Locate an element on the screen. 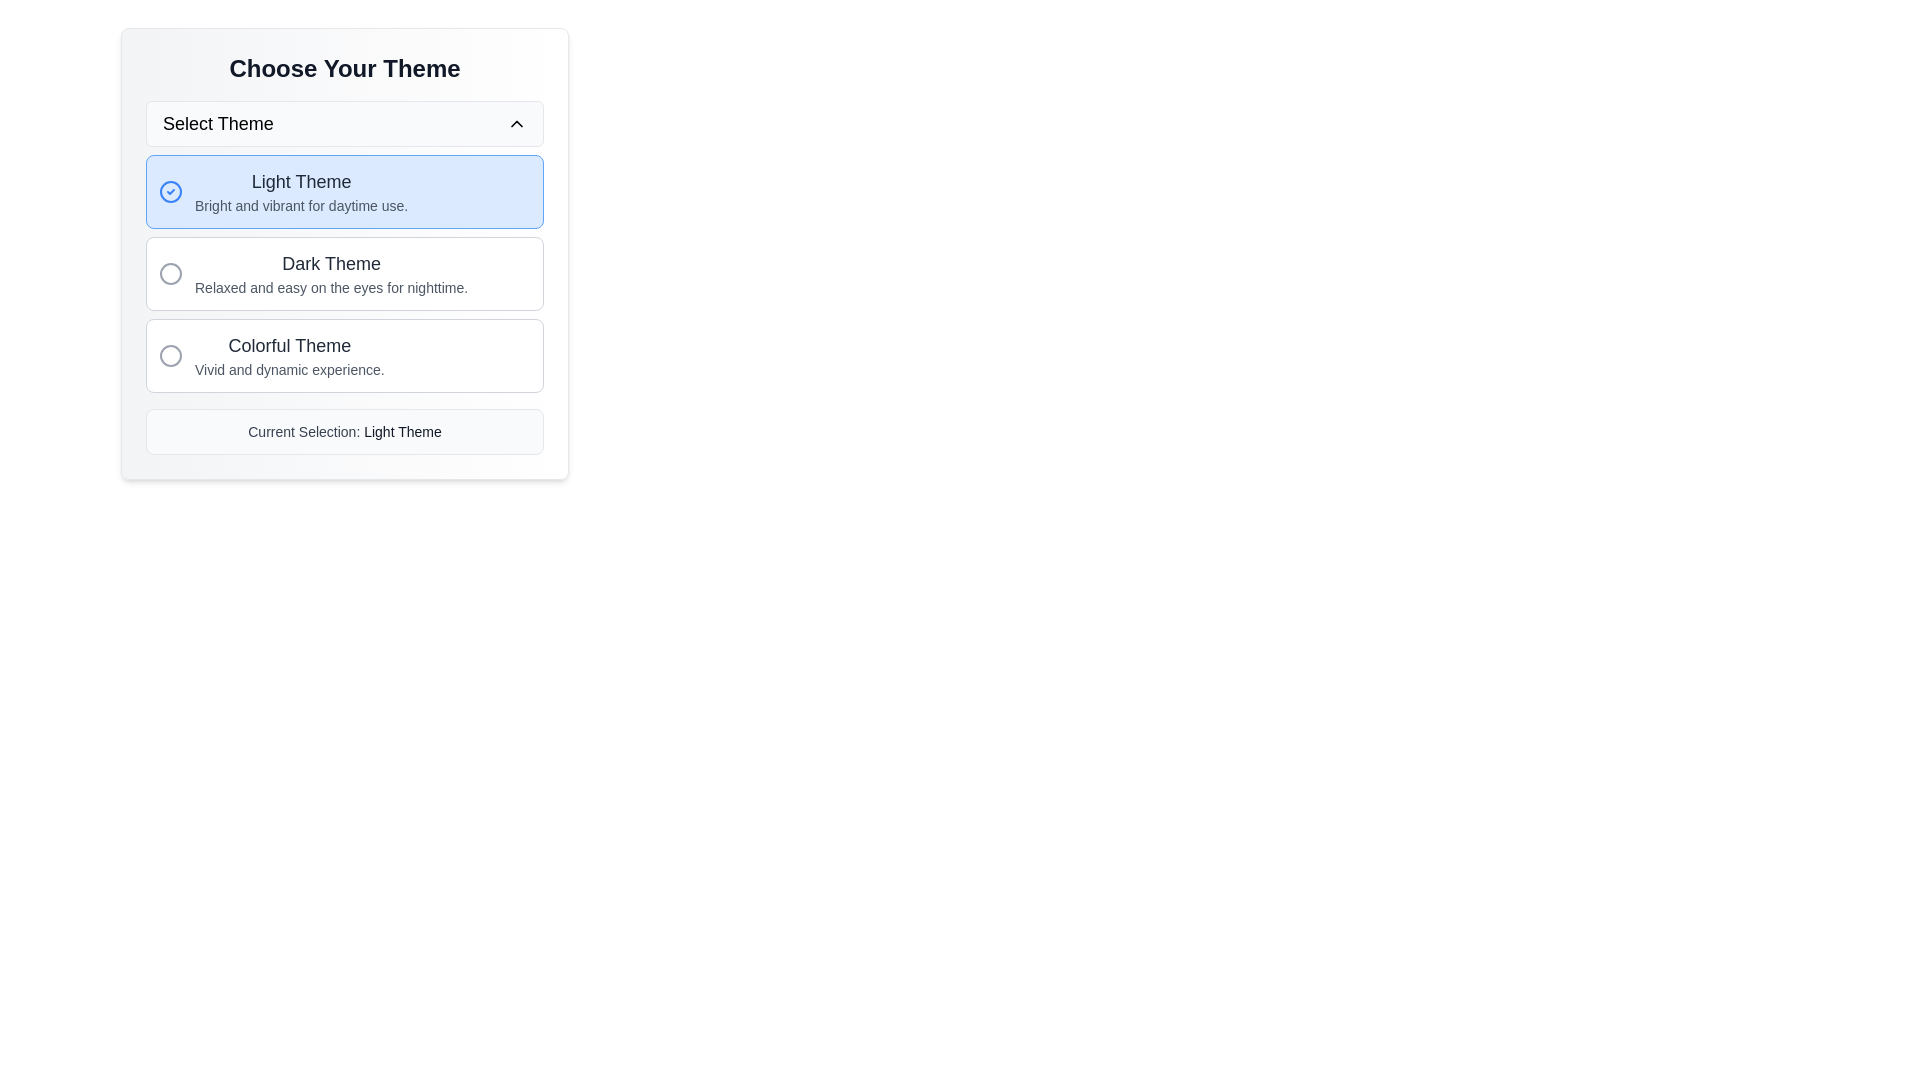 The image size is (1920, 1080). the 'Light Theme' text label in the 'Choose Your Theme' selection list is located at coordinates (300, 192).